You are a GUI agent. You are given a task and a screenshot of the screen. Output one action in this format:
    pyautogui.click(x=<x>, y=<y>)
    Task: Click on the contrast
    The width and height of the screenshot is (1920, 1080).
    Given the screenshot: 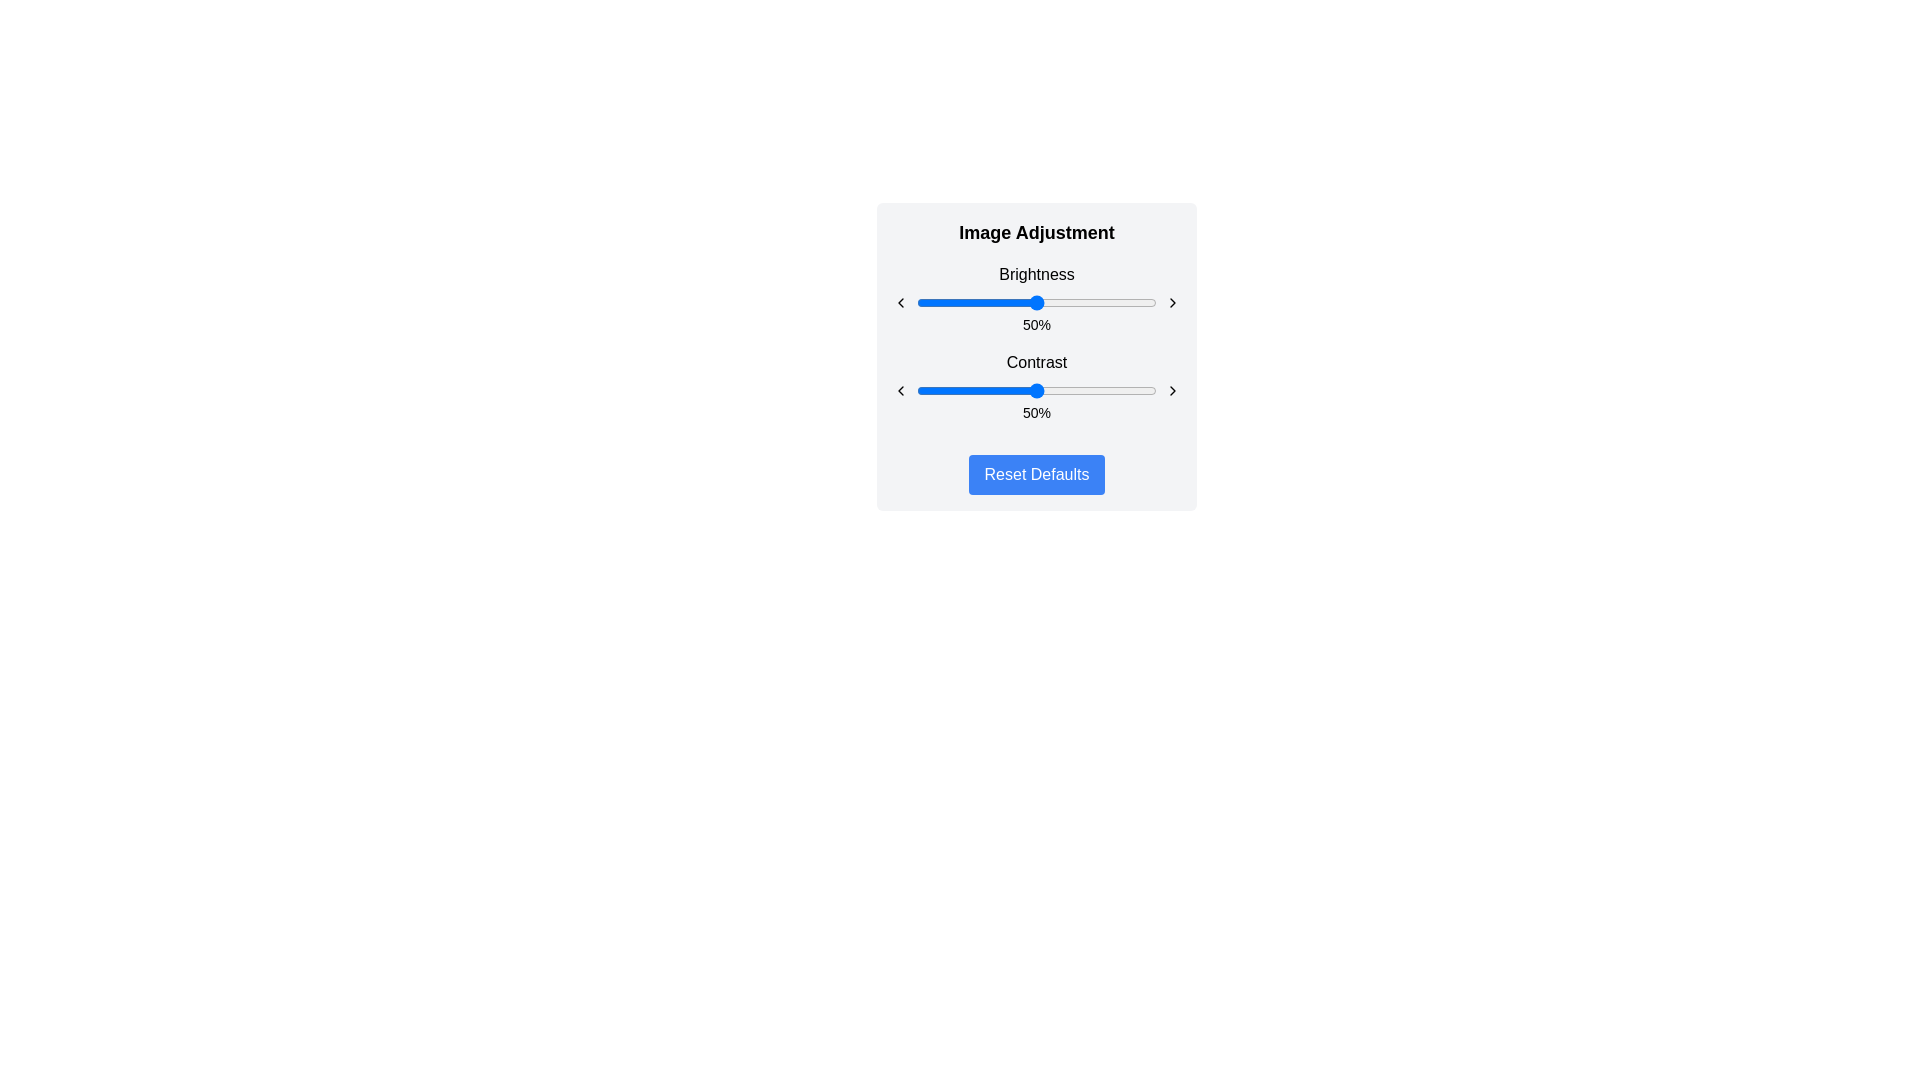 What is the action you would take?
    pyautogui.click(x=1135, y=390)
    